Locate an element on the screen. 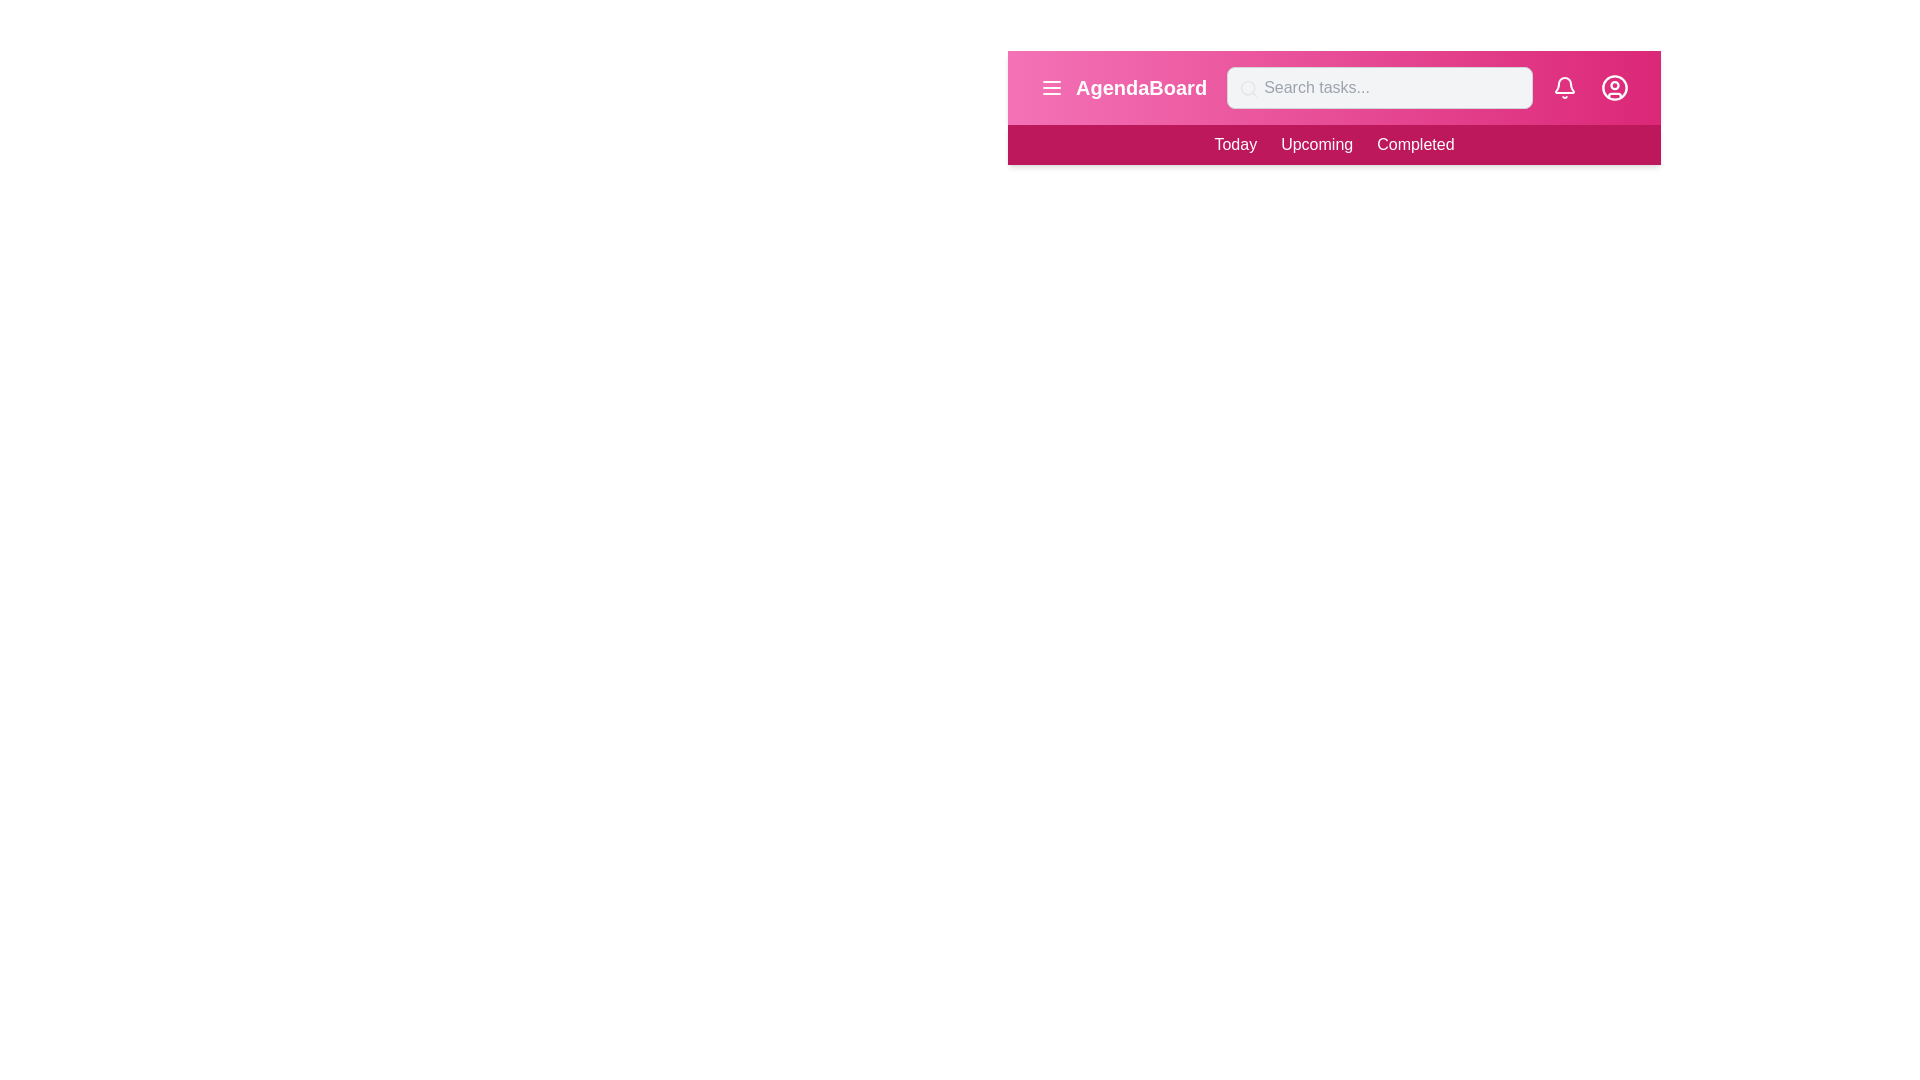 The image size is (1920, 1080). the user profile icon is located at coordinates (1614, 87).